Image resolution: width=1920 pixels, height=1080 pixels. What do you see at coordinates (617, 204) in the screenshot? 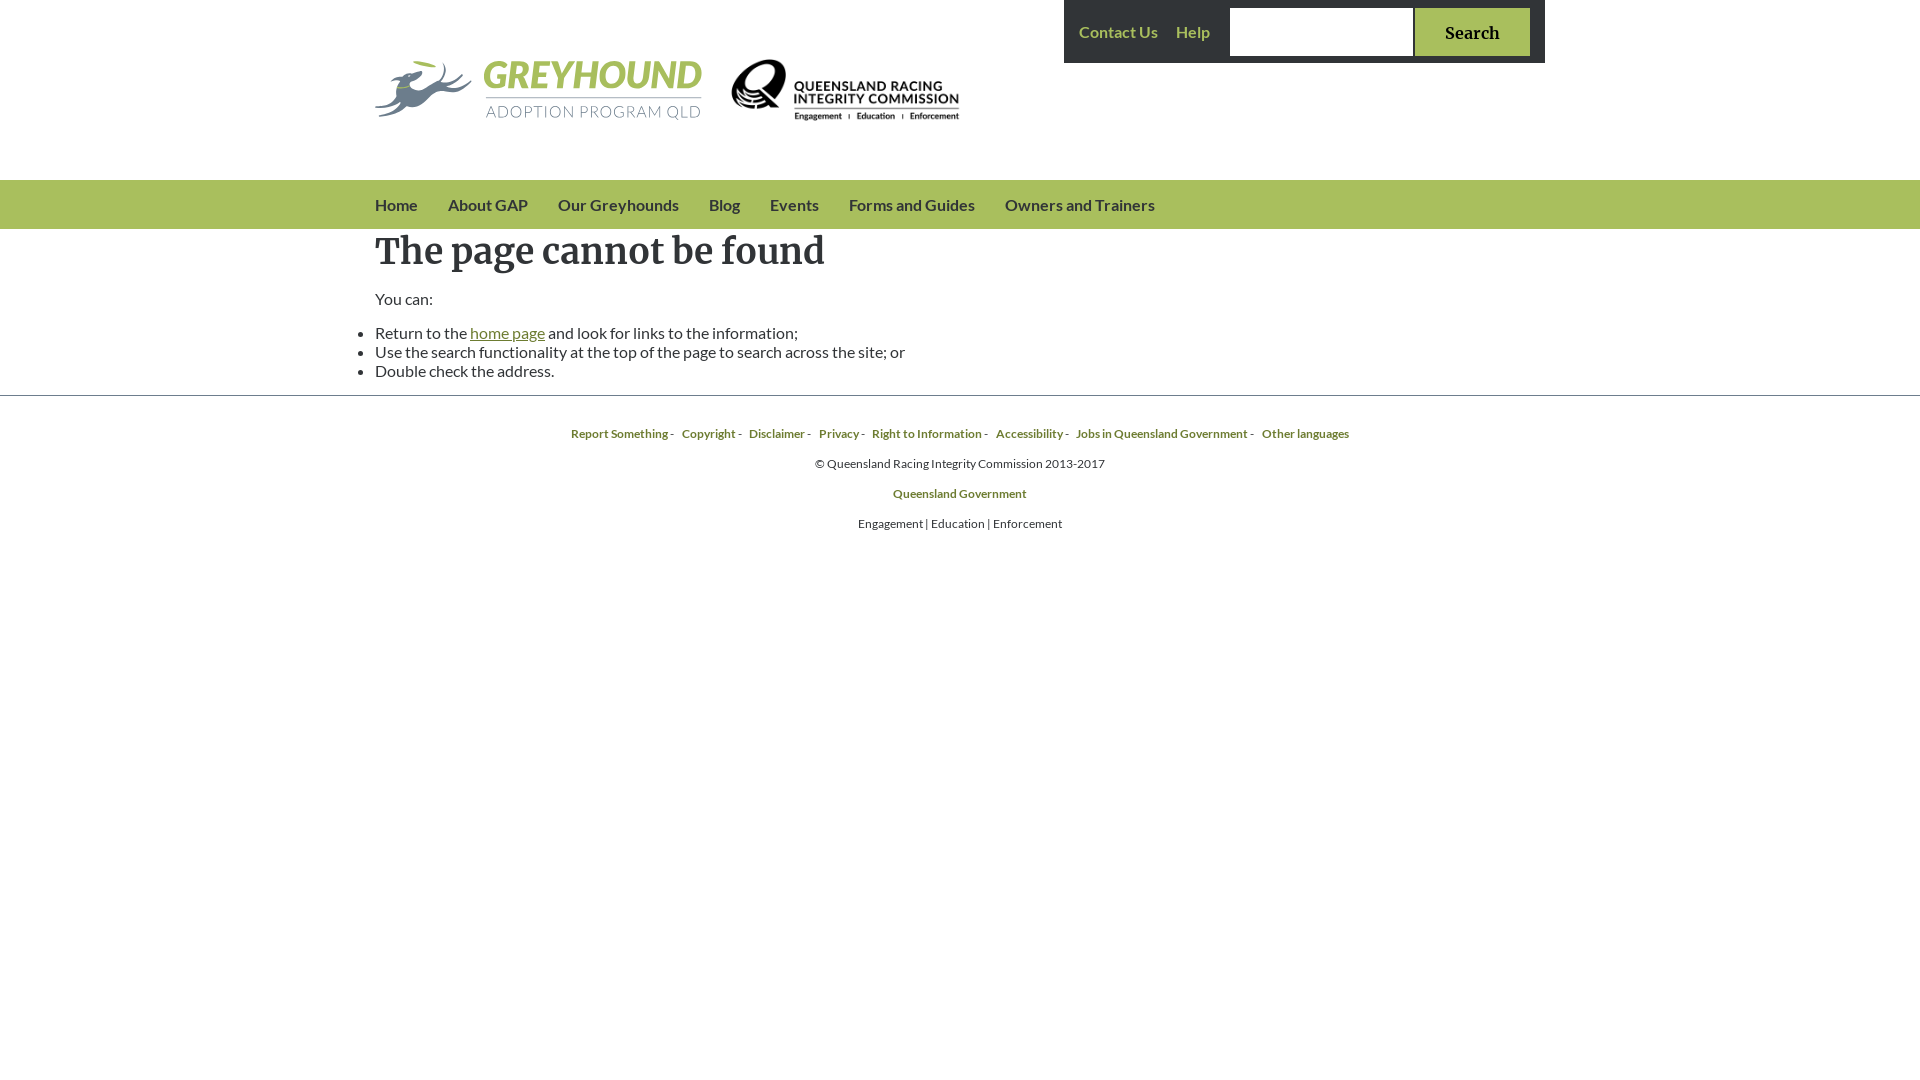
I see `'Our Greyhounds'` at bounding box center [617, 204].